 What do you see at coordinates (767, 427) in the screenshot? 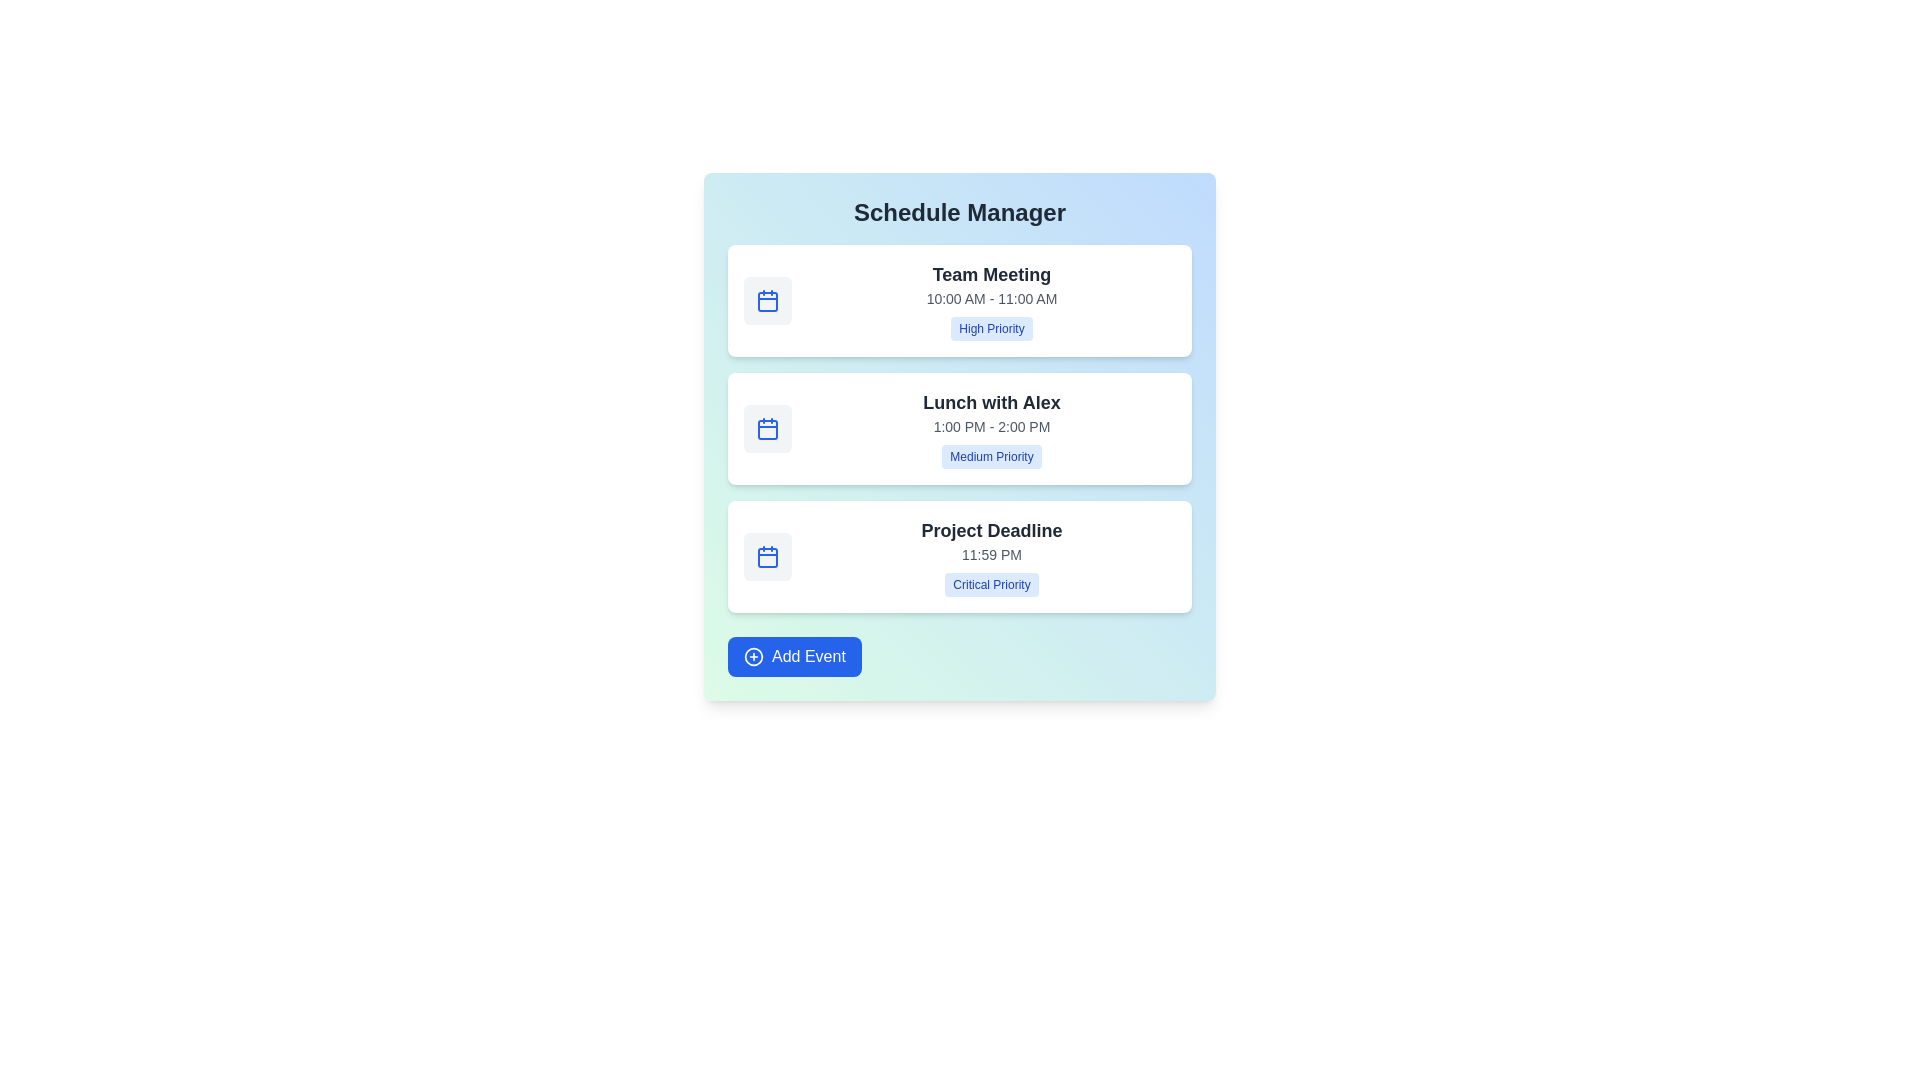
I see `the calendar icon for the event 'Lunch with Alex'` at bounding box center [767, 427].